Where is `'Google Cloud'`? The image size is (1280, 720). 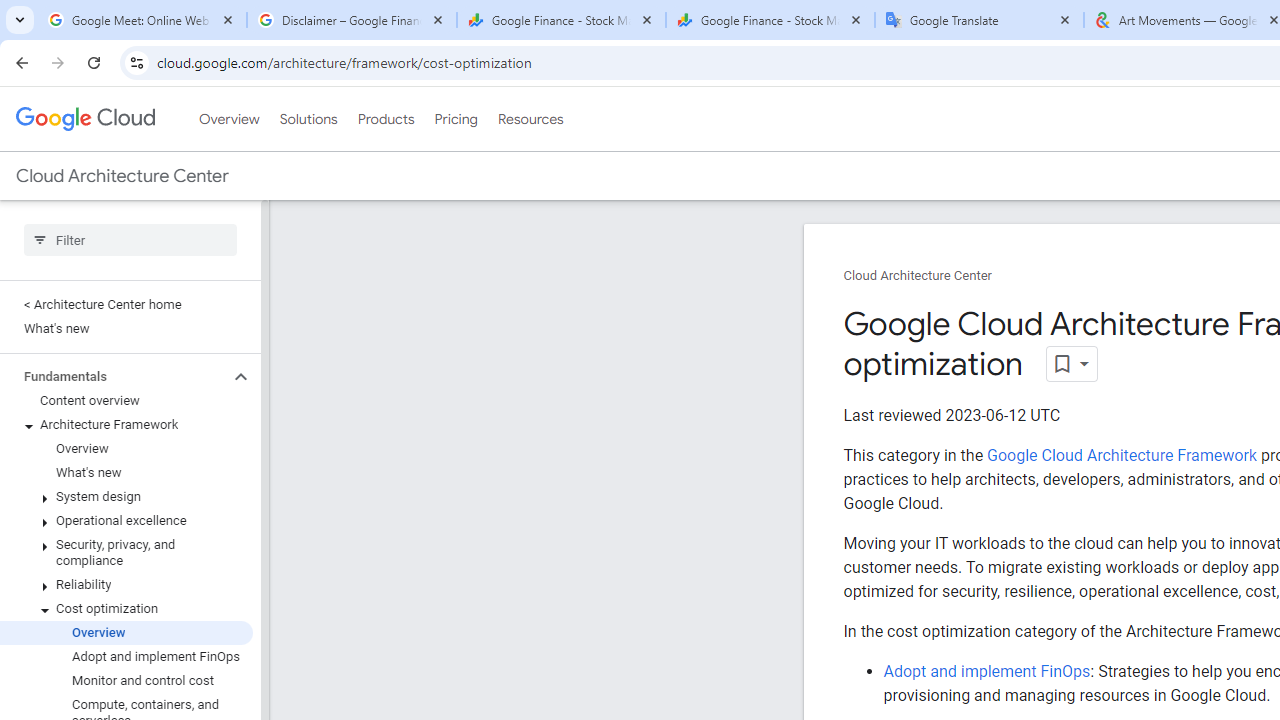
'Google Cloud' is located at coordinates (84, 119).